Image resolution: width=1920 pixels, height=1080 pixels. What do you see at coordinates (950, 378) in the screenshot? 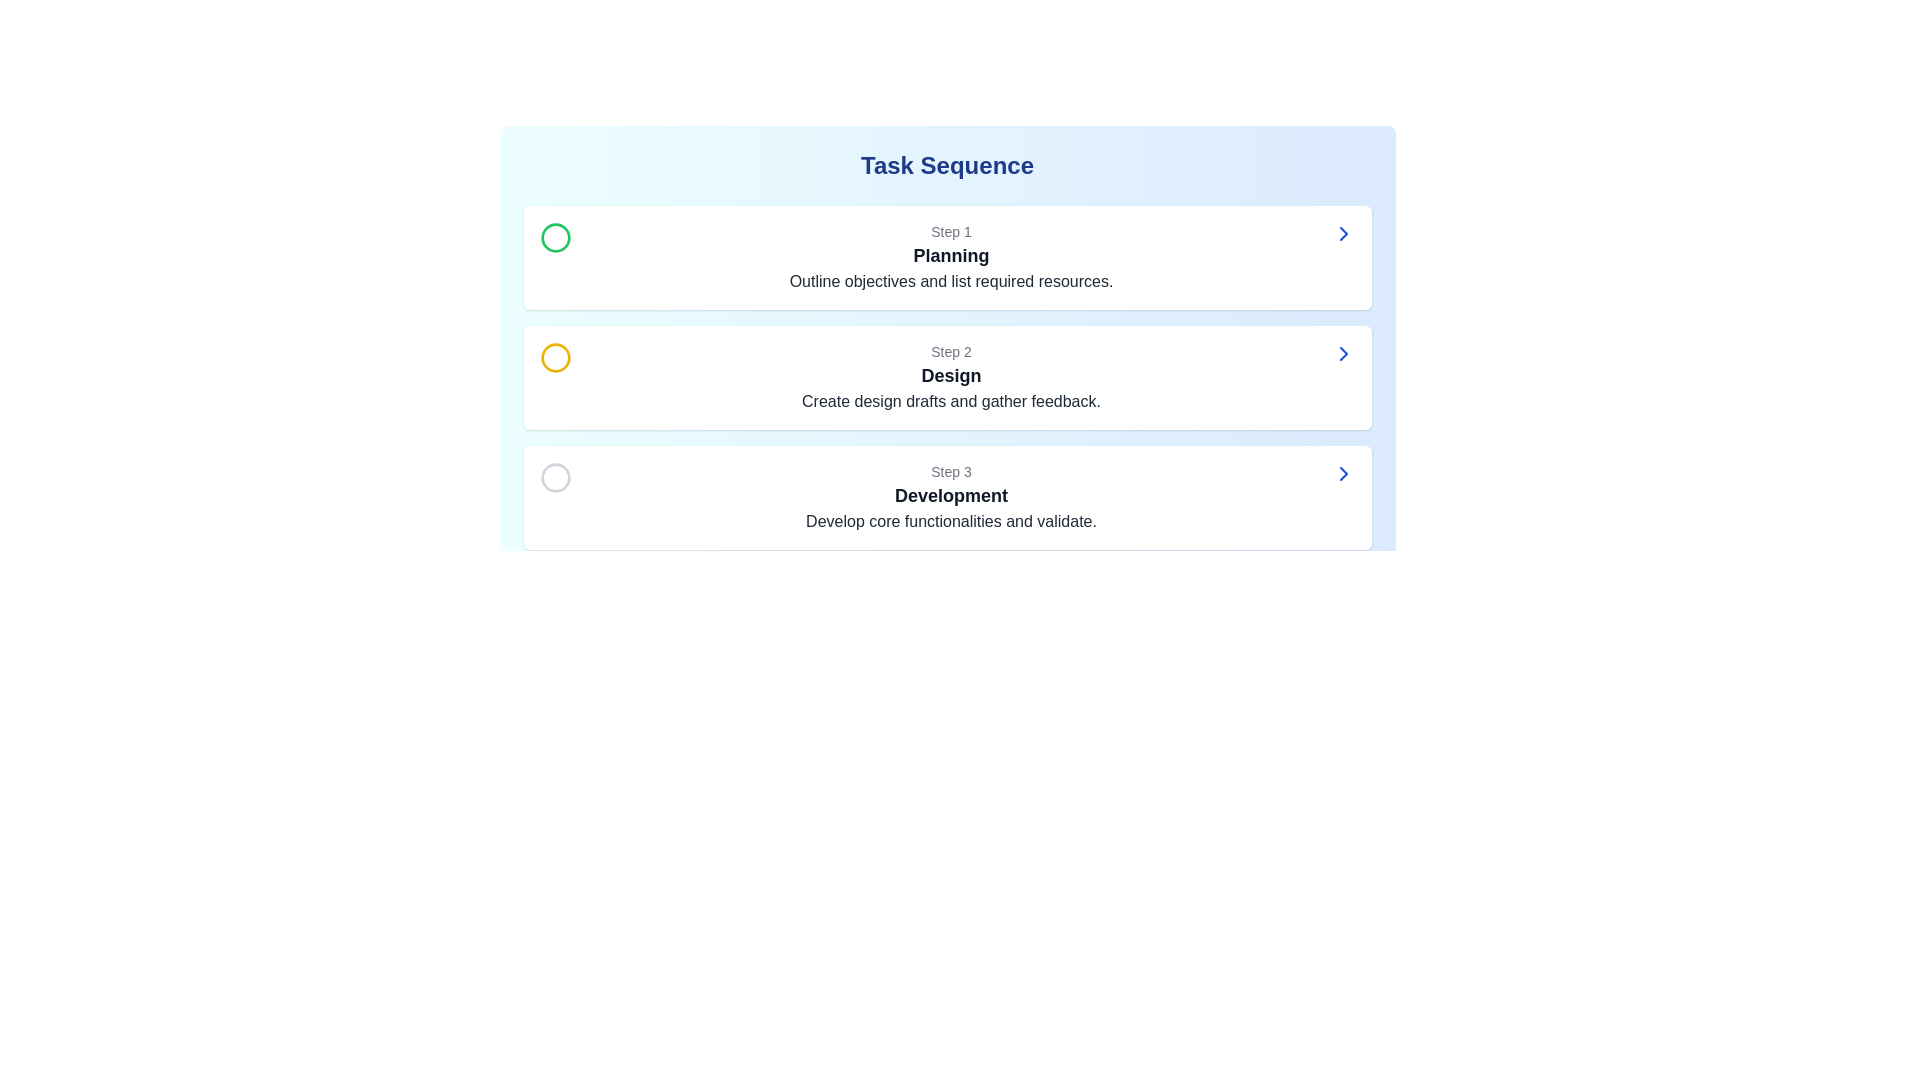
I see `contents of the textual display component that shows 'Step 2', 'Design', and 'Create design drafts and gather feedback.'` at bounding box center [950, 378].